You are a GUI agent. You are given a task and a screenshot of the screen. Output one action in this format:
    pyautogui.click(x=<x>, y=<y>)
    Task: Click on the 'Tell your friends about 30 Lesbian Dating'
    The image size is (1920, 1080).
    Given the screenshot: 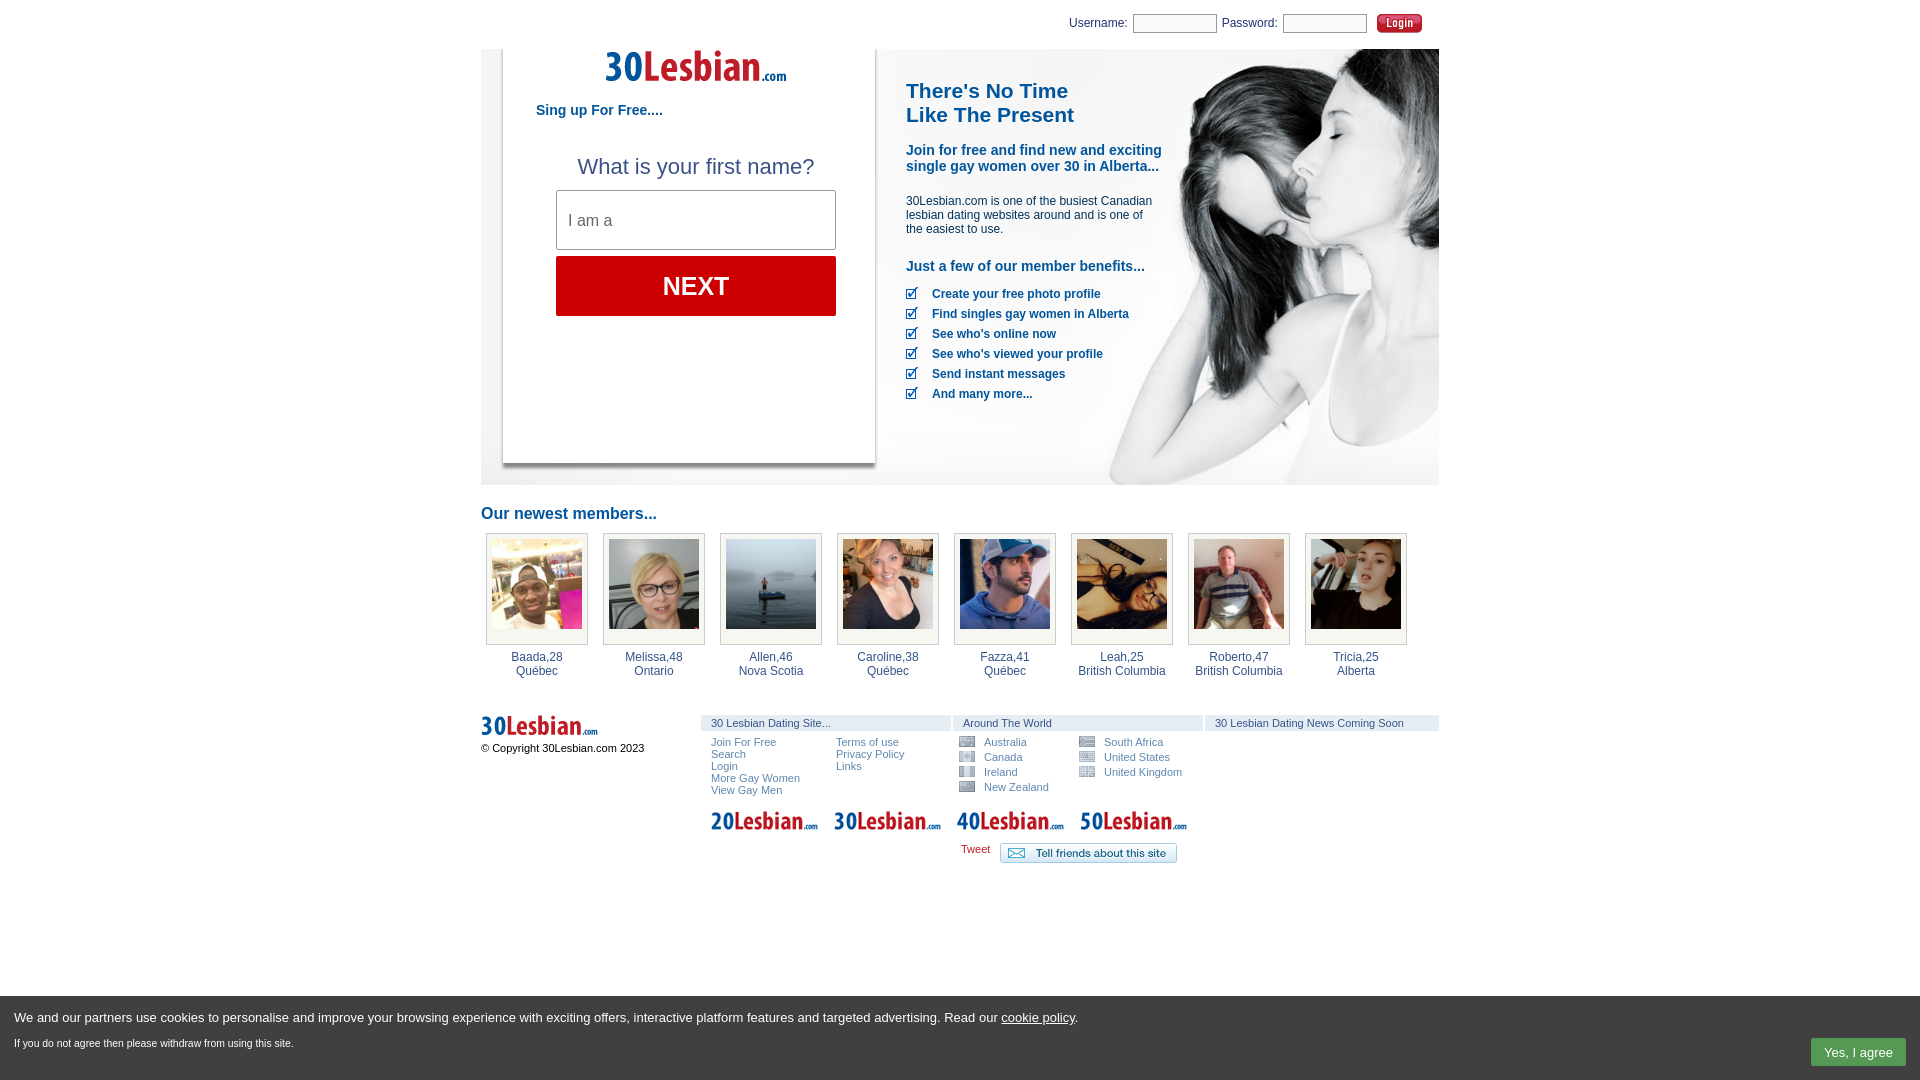 What is the action you would take?
    pyautogui.click(x=999, y=852)
    